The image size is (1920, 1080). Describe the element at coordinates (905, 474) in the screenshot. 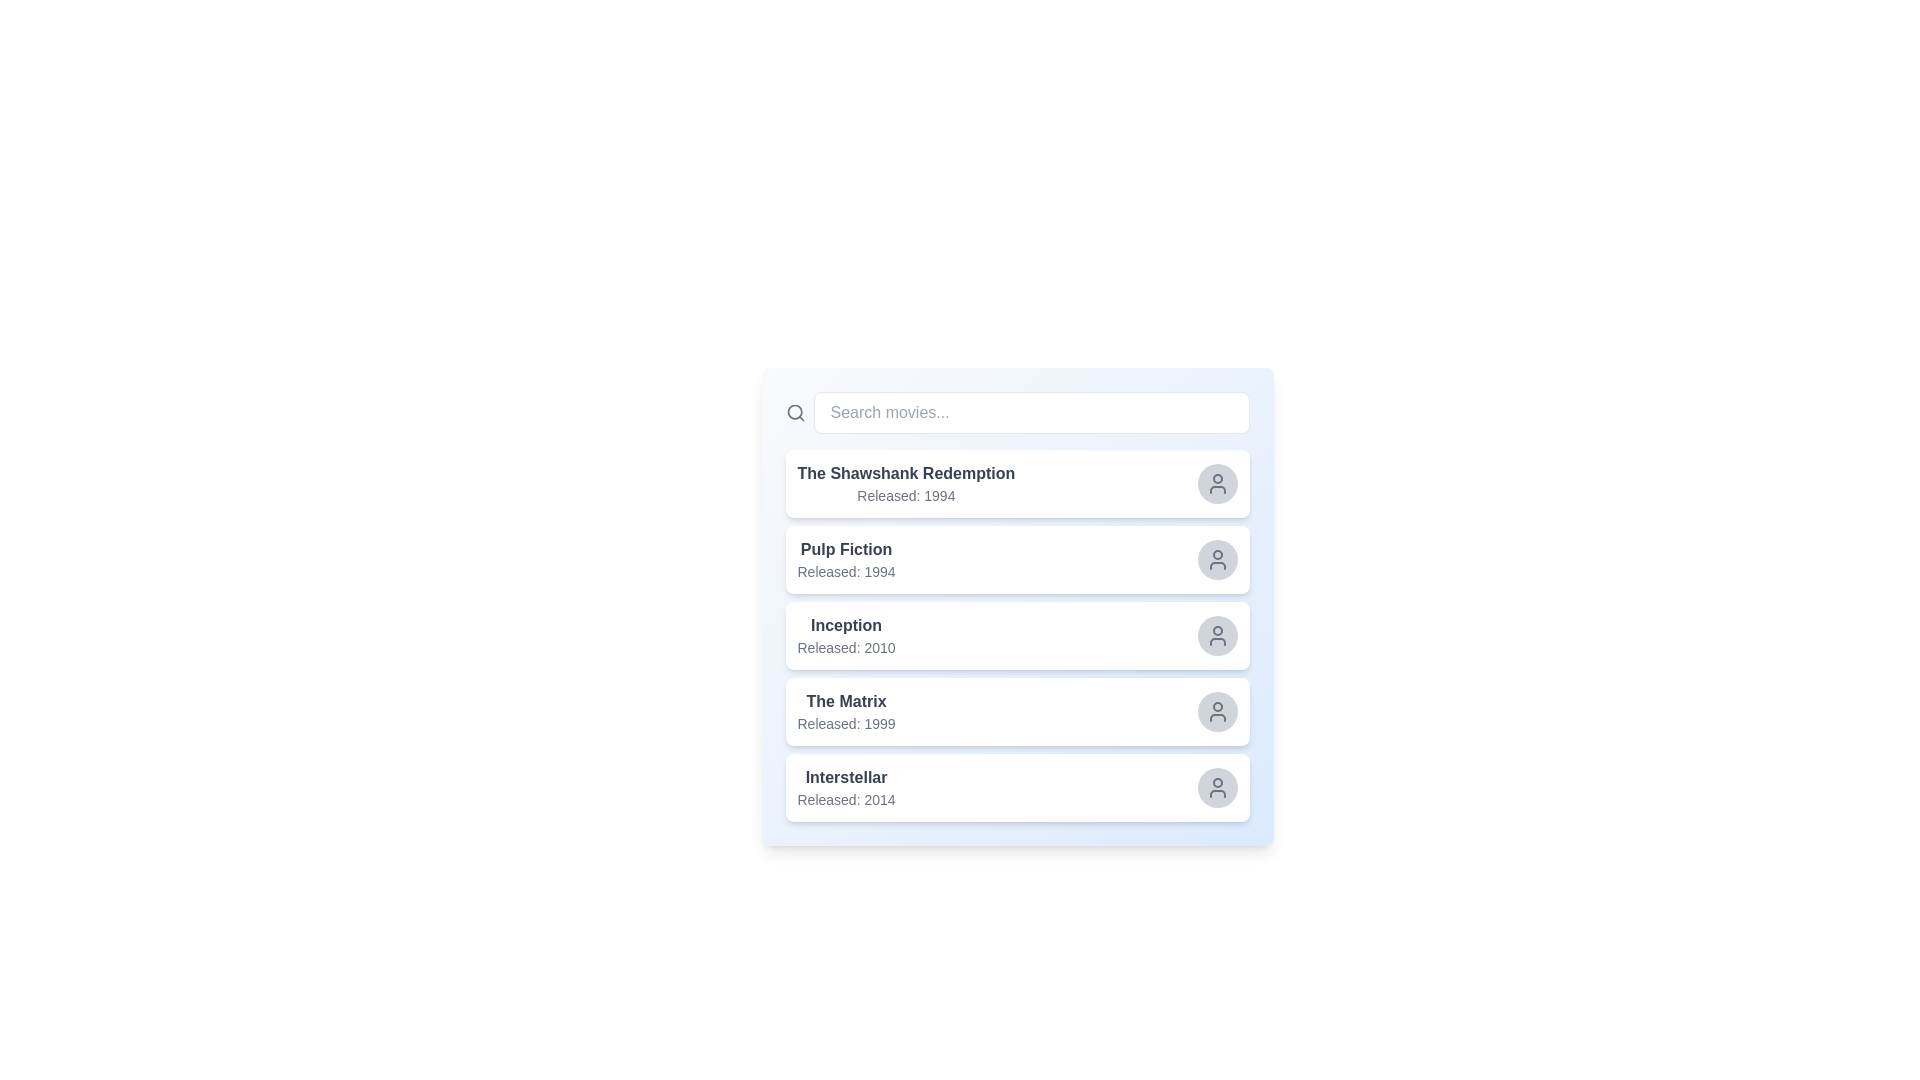

I see `the static text displaying 'The Shawshank Redemption', which is styled in bold dark gray and positioned as the first item in the movie list interface` at that location.